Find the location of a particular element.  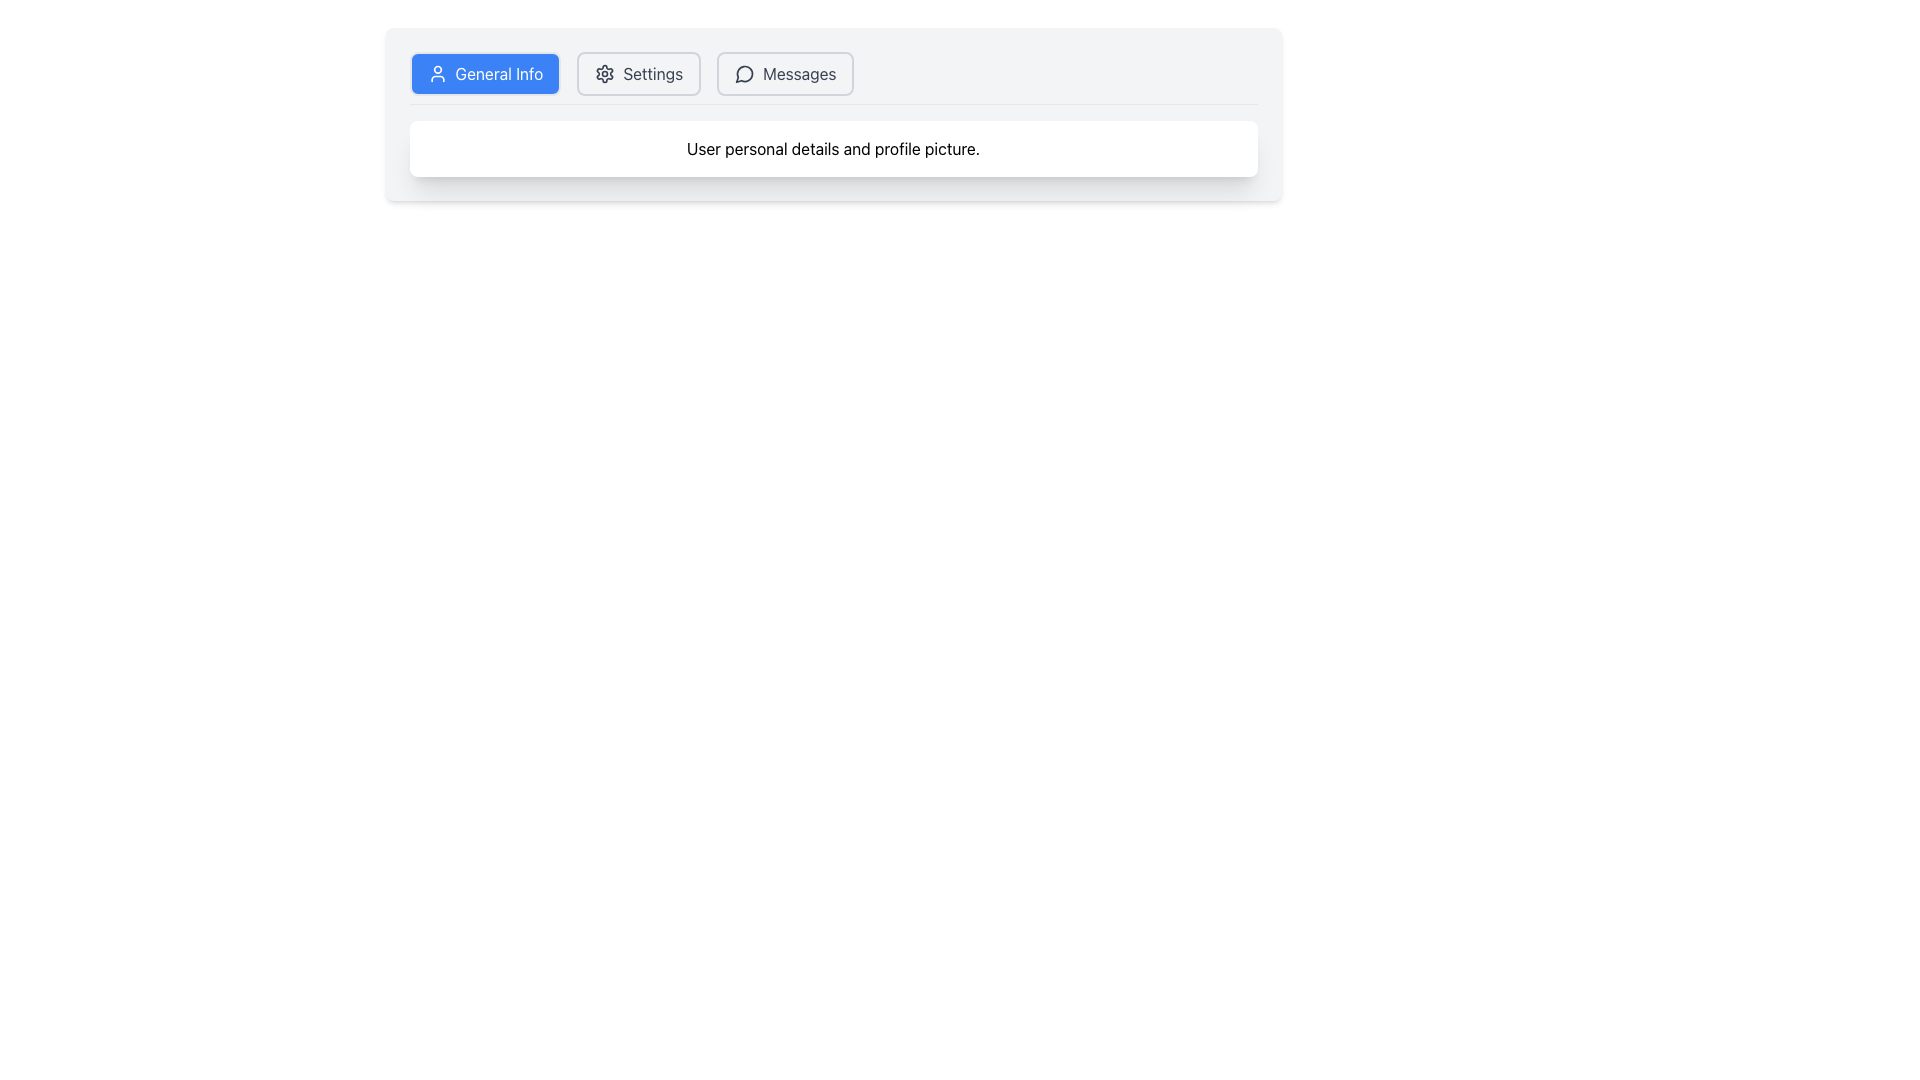

the messaging icon located on the left side of the 'Messages' button in the horizontal navigation bar is located at coordinates (744, 72).